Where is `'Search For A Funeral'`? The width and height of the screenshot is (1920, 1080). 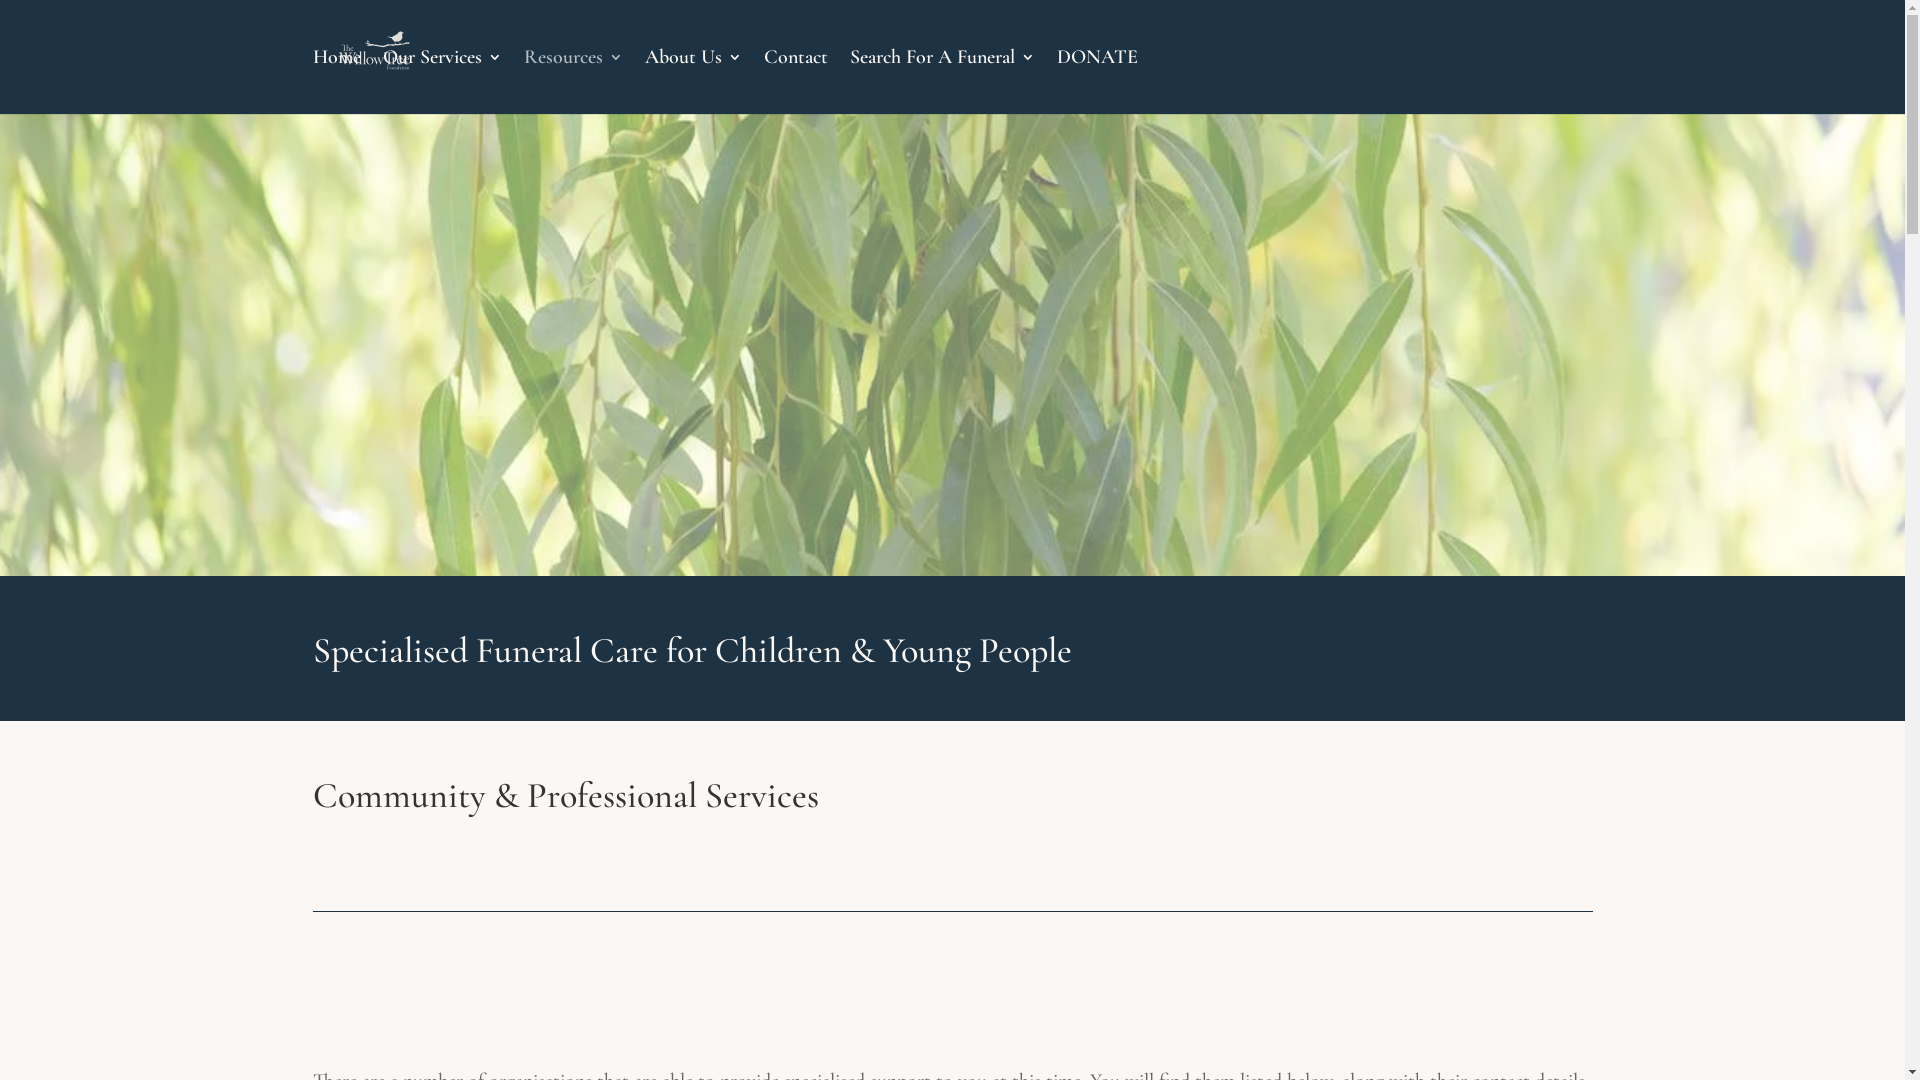
'Search For A Funeral' is located at coordinates (849, 80).